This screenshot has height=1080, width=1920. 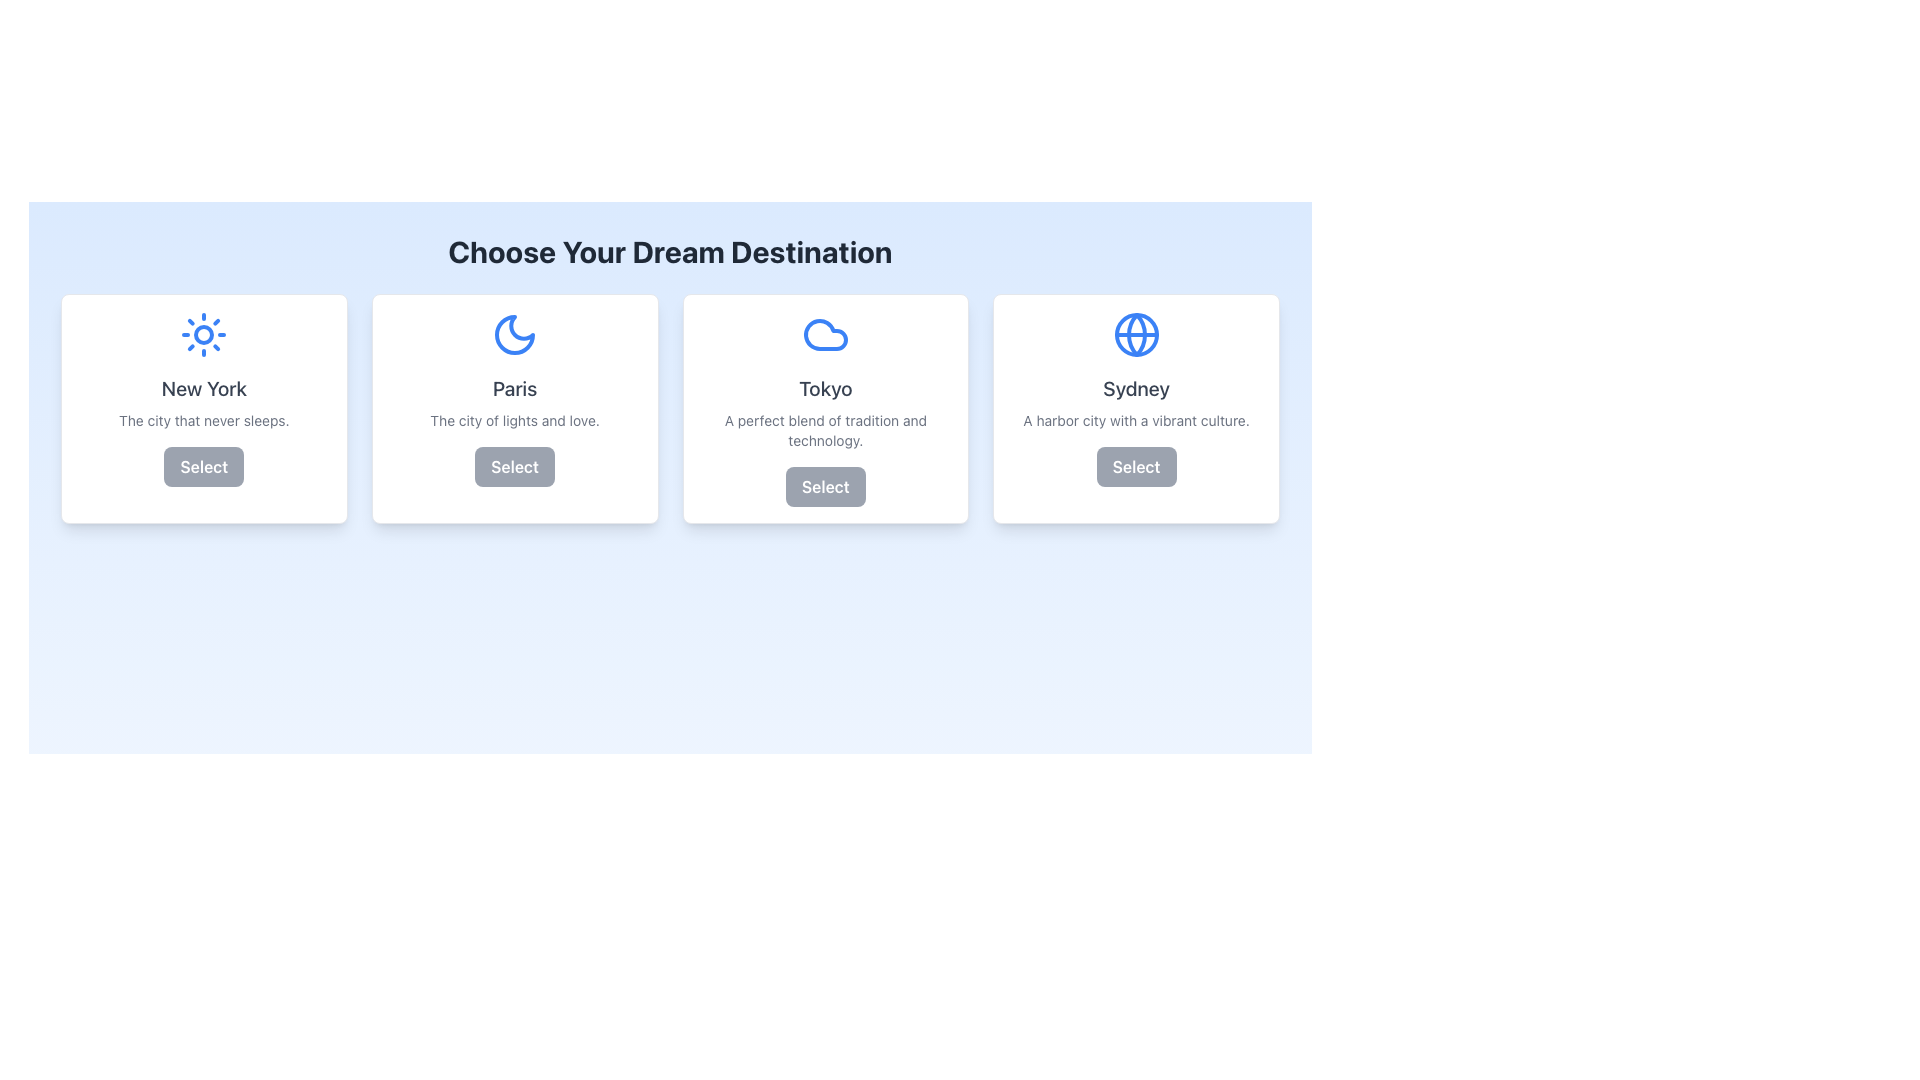 What do you see at coordinates (1136, 334) in the screenshot?
I see `the decorative icon representing the city of Sydney, which is the first visual component in the far right of a horizontal row of city cards` at bounding box center [1136, 334].